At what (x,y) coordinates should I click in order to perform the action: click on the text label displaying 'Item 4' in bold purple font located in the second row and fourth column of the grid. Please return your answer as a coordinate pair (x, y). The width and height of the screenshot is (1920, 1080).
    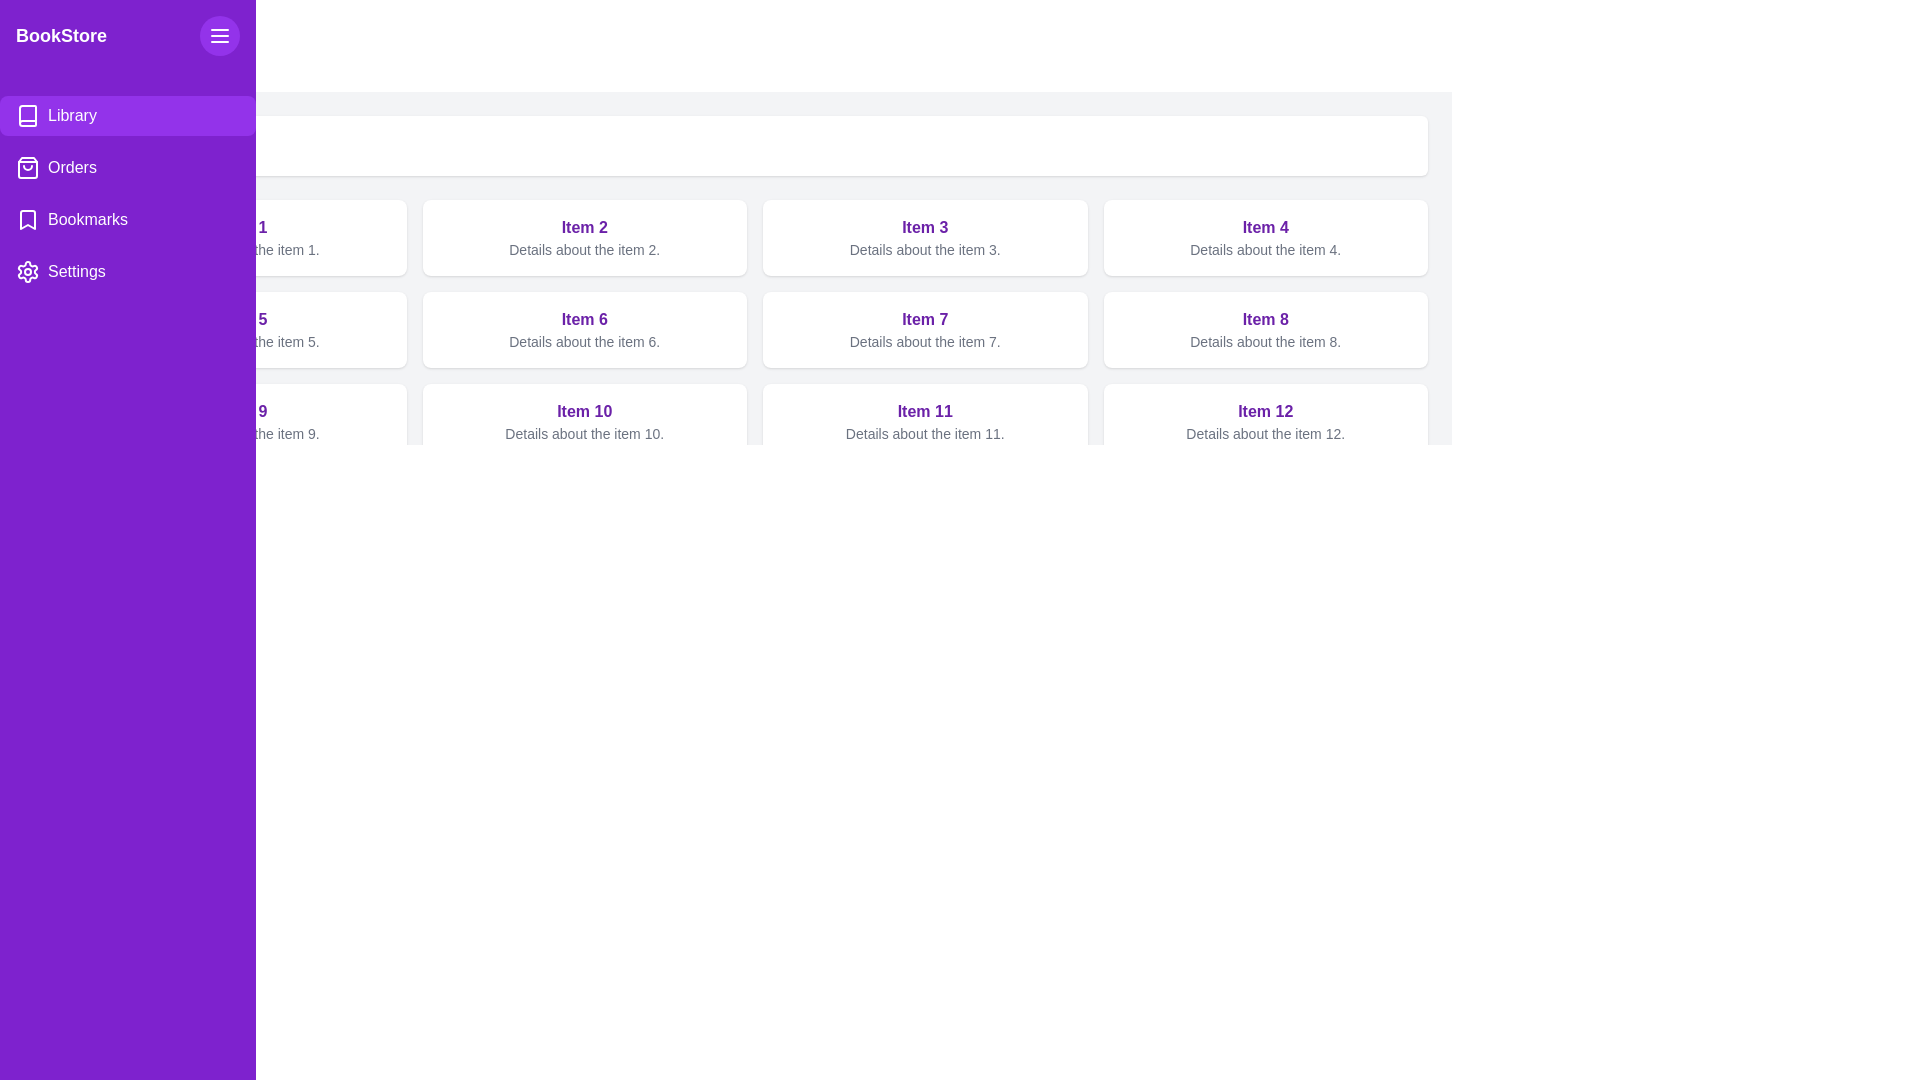
    Looking at the image, I should click on (1264, 226).